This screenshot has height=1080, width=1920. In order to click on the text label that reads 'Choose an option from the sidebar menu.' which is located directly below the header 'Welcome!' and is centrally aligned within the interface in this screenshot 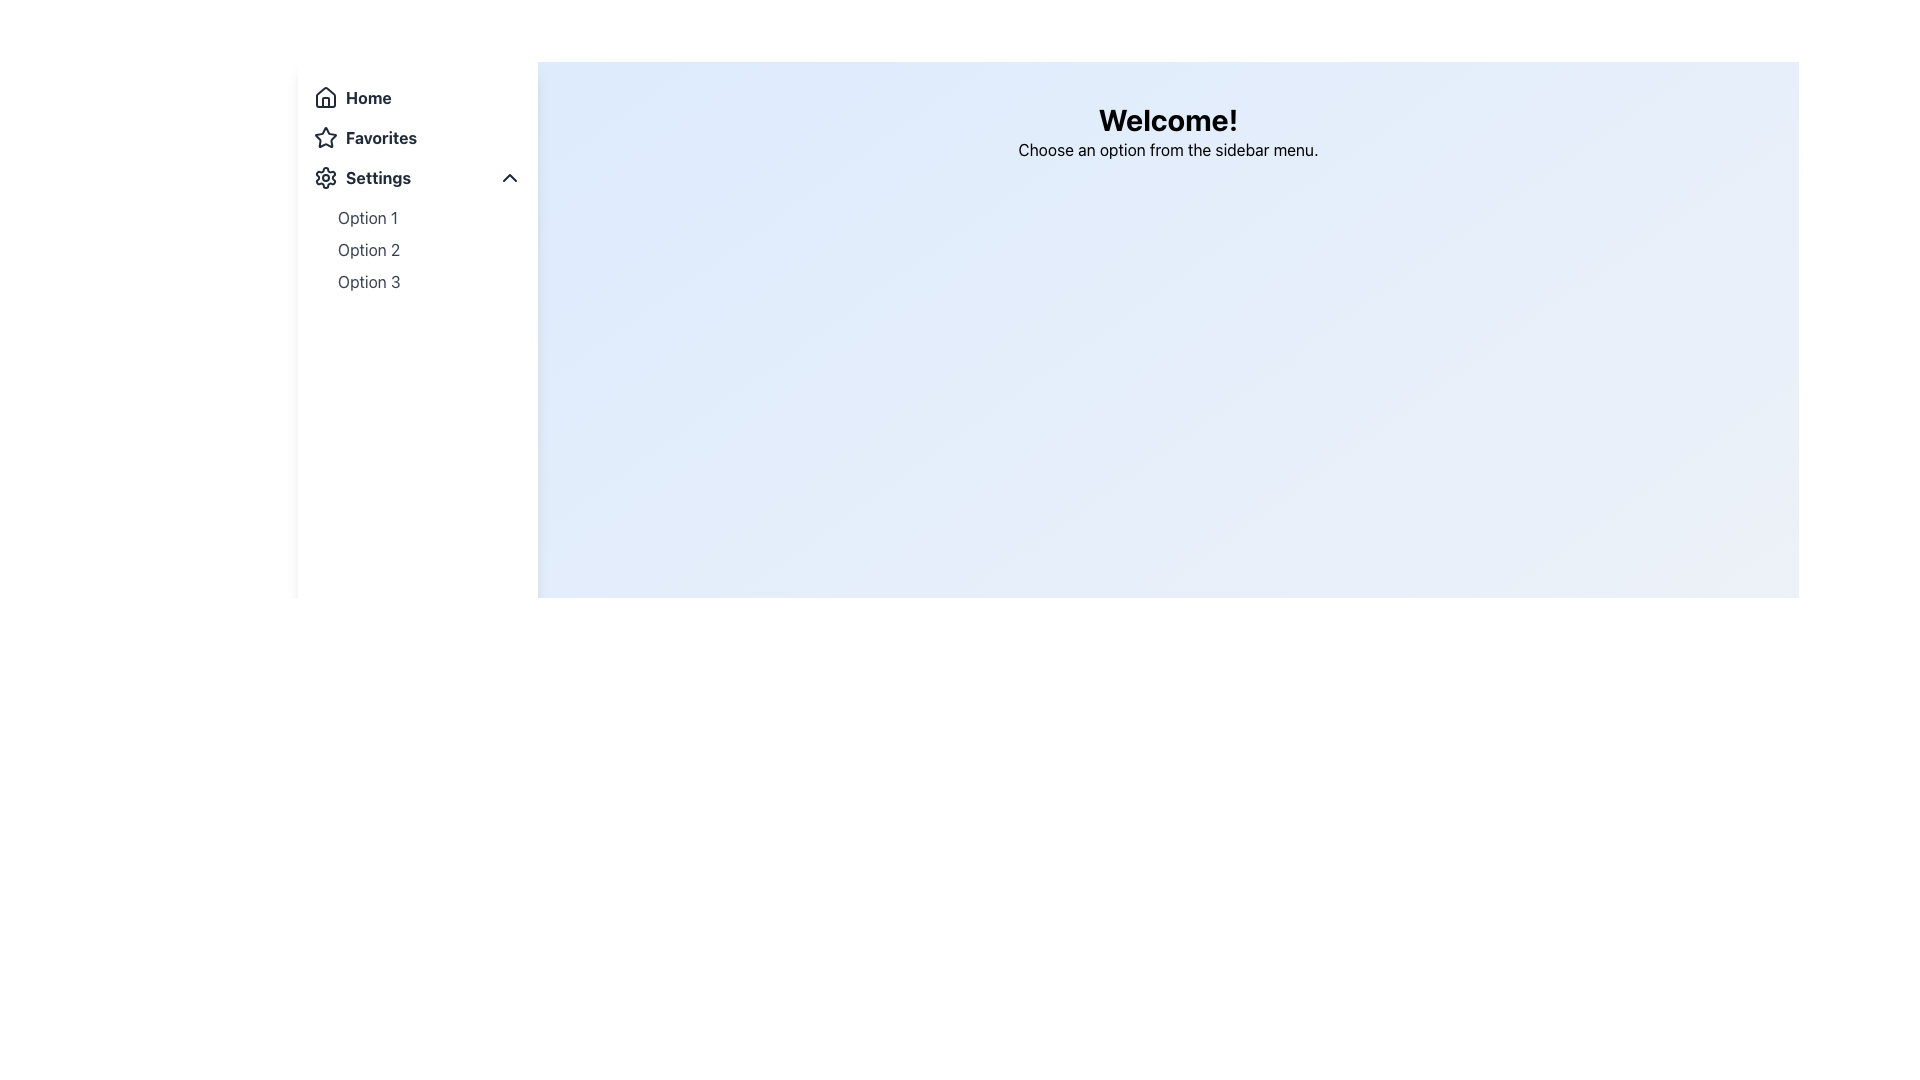, I will do `click(1168, 149)`.